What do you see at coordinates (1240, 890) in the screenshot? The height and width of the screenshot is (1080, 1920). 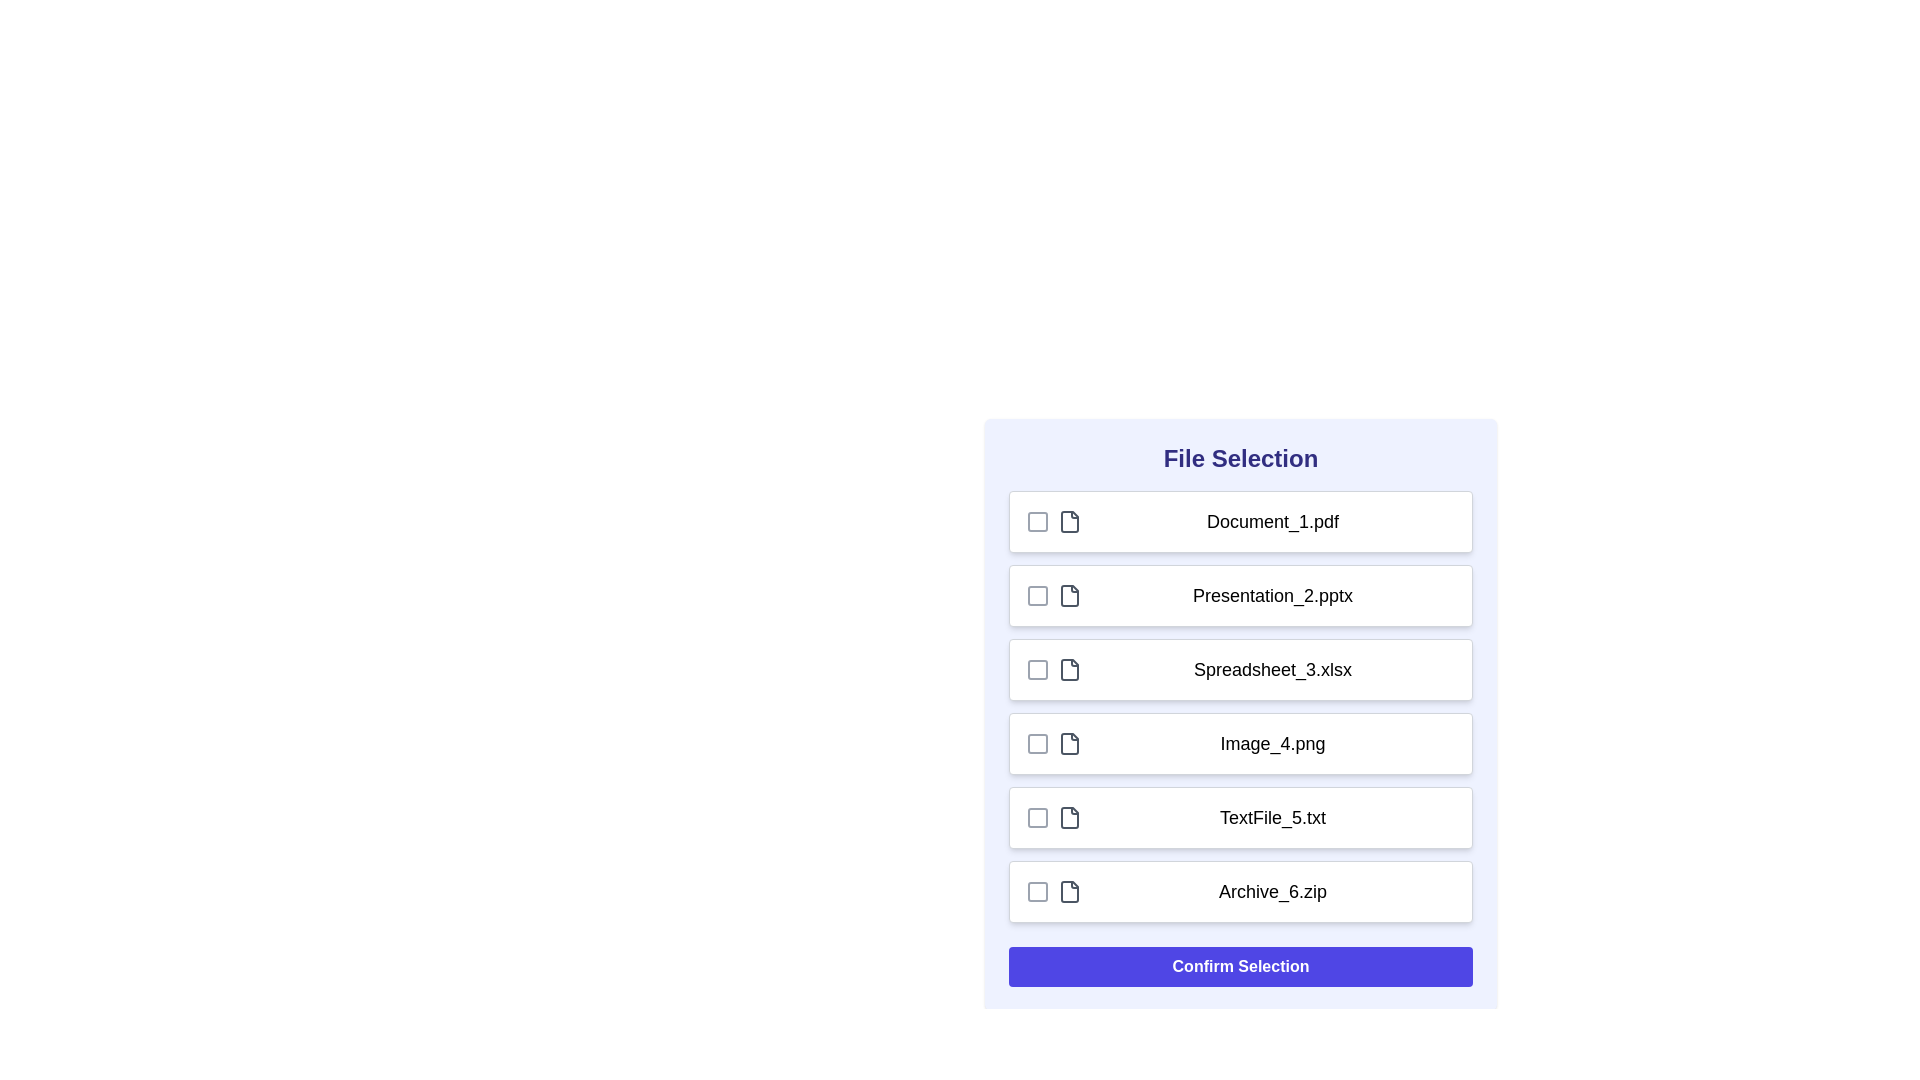 I see `the file row corresponding to Archive_6.zip` at bounding box center [1240, 890].